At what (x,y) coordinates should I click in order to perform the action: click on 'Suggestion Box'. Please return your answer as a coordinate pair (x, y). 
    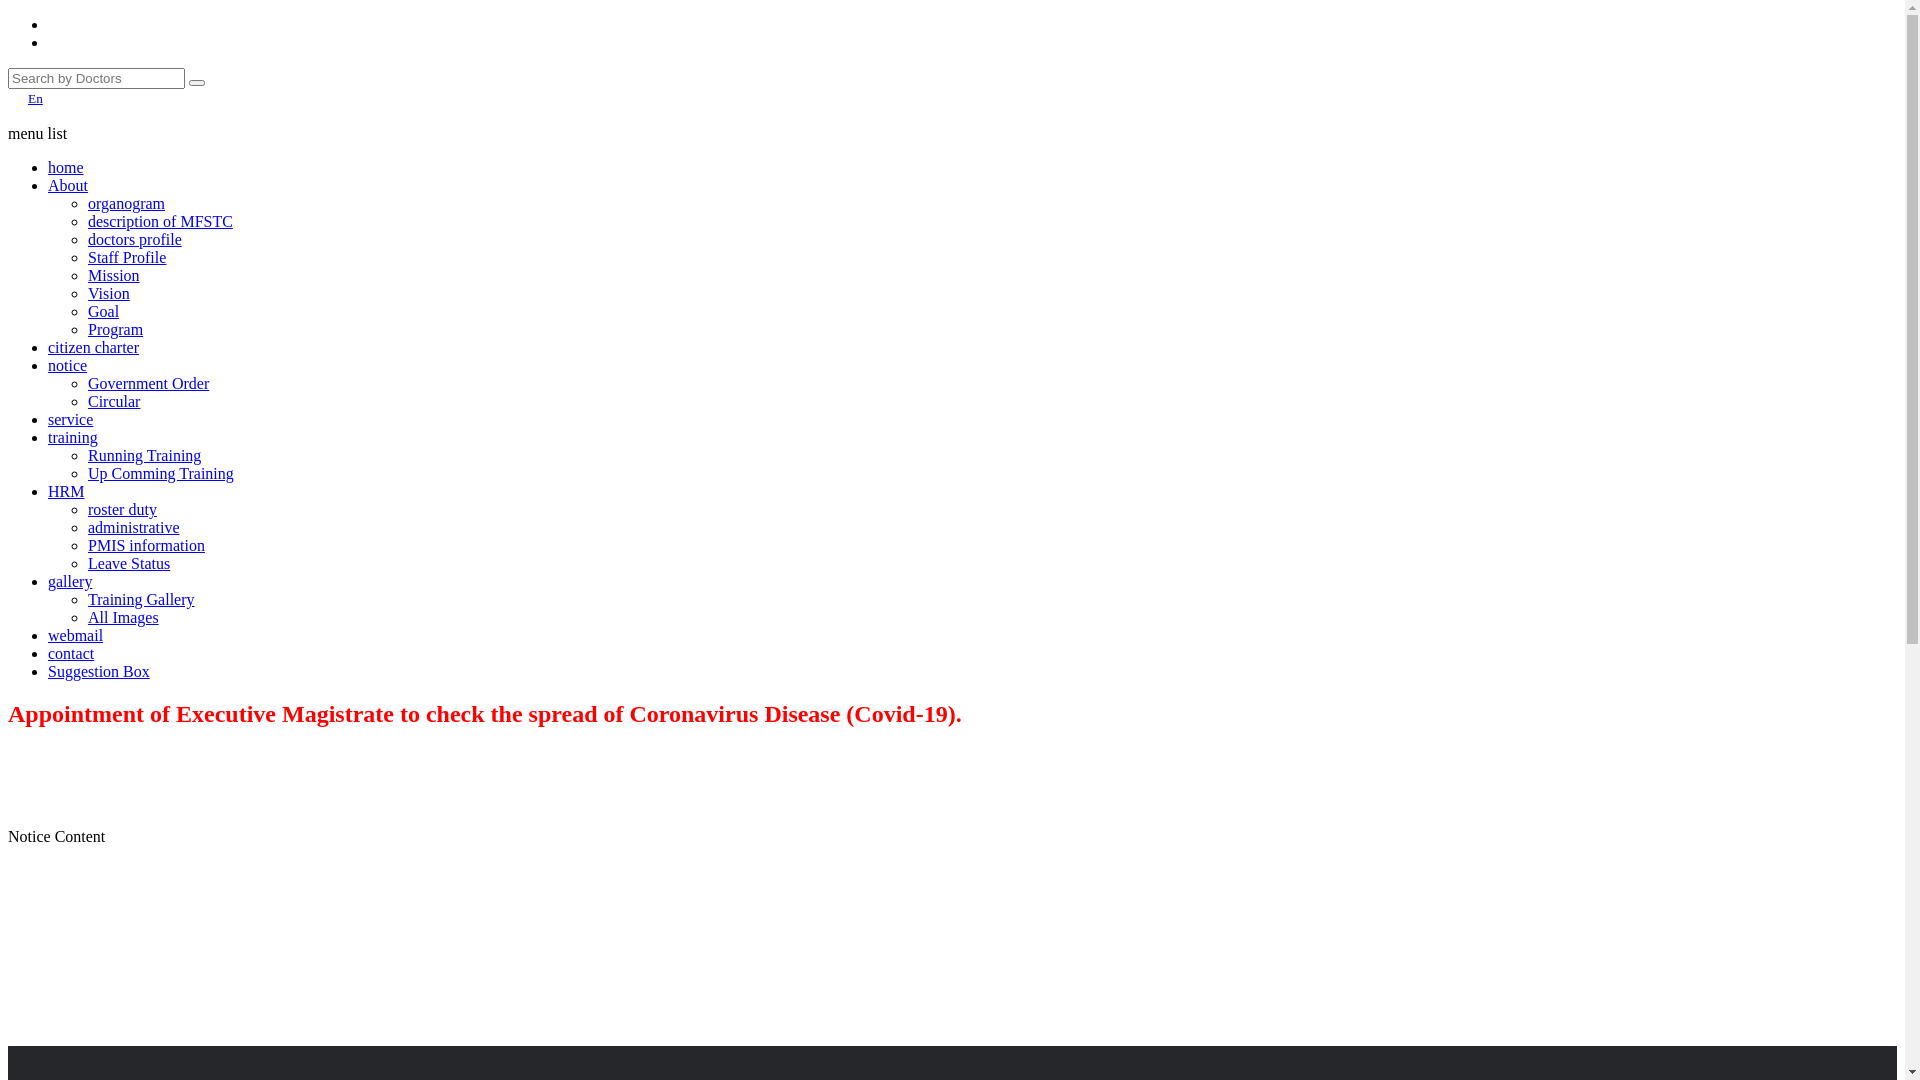
    Looking at the image, I should click on (98, 671).